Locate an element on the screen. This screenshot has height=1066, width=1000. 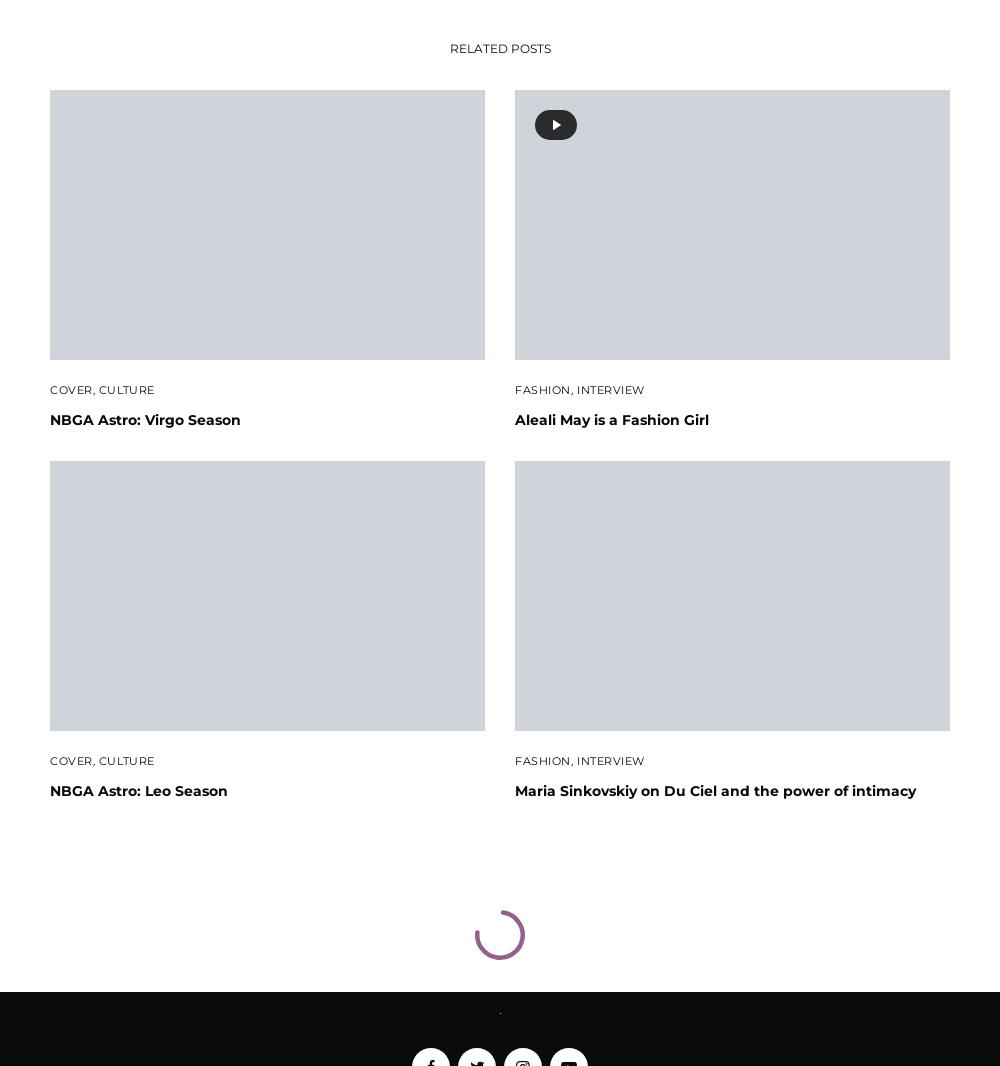
'NBGA Astro: Virgo Season' is located at coordinates (50, 420).